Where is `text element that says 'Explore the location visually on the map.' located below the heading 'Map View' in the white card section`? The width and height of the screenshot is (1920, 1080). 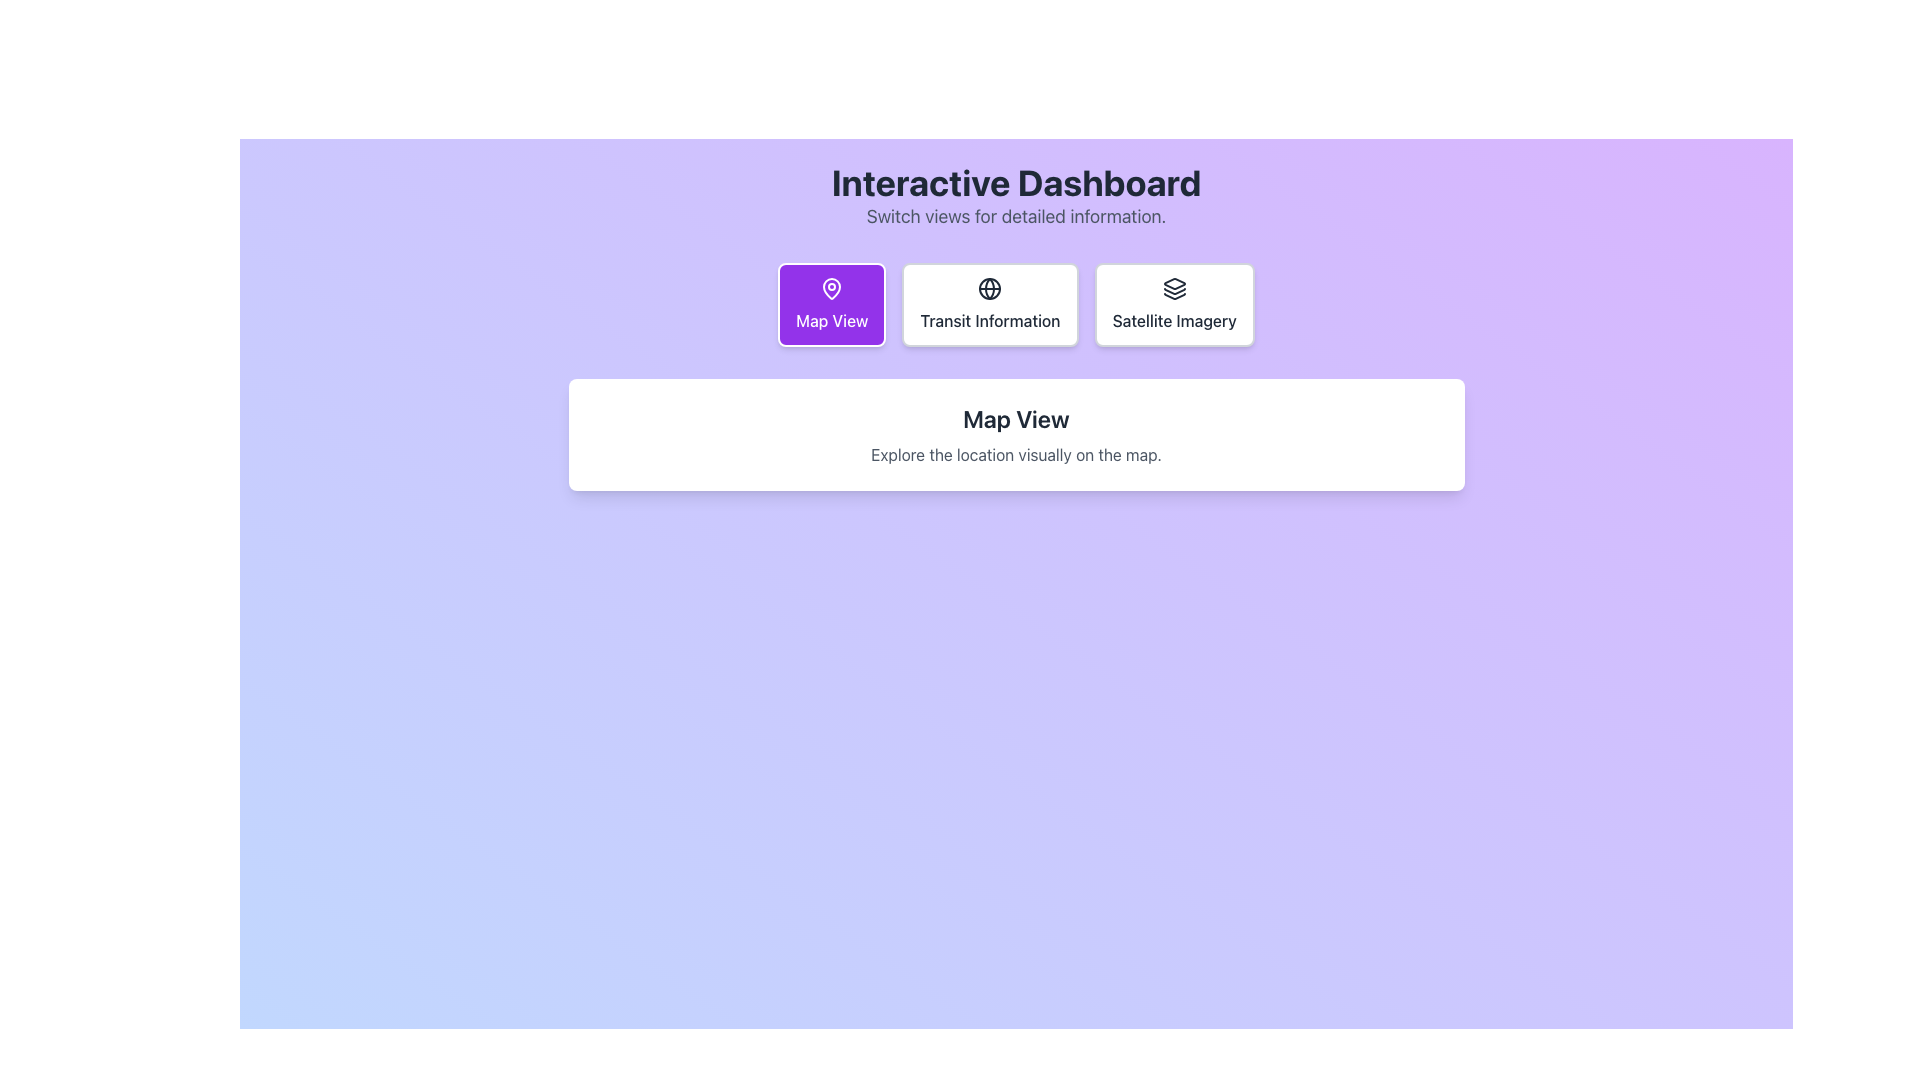 text element that says 'Explore the location visually on the map.' located below the heading 'Map View' in the white card section is located at coordinates (1016, 455).